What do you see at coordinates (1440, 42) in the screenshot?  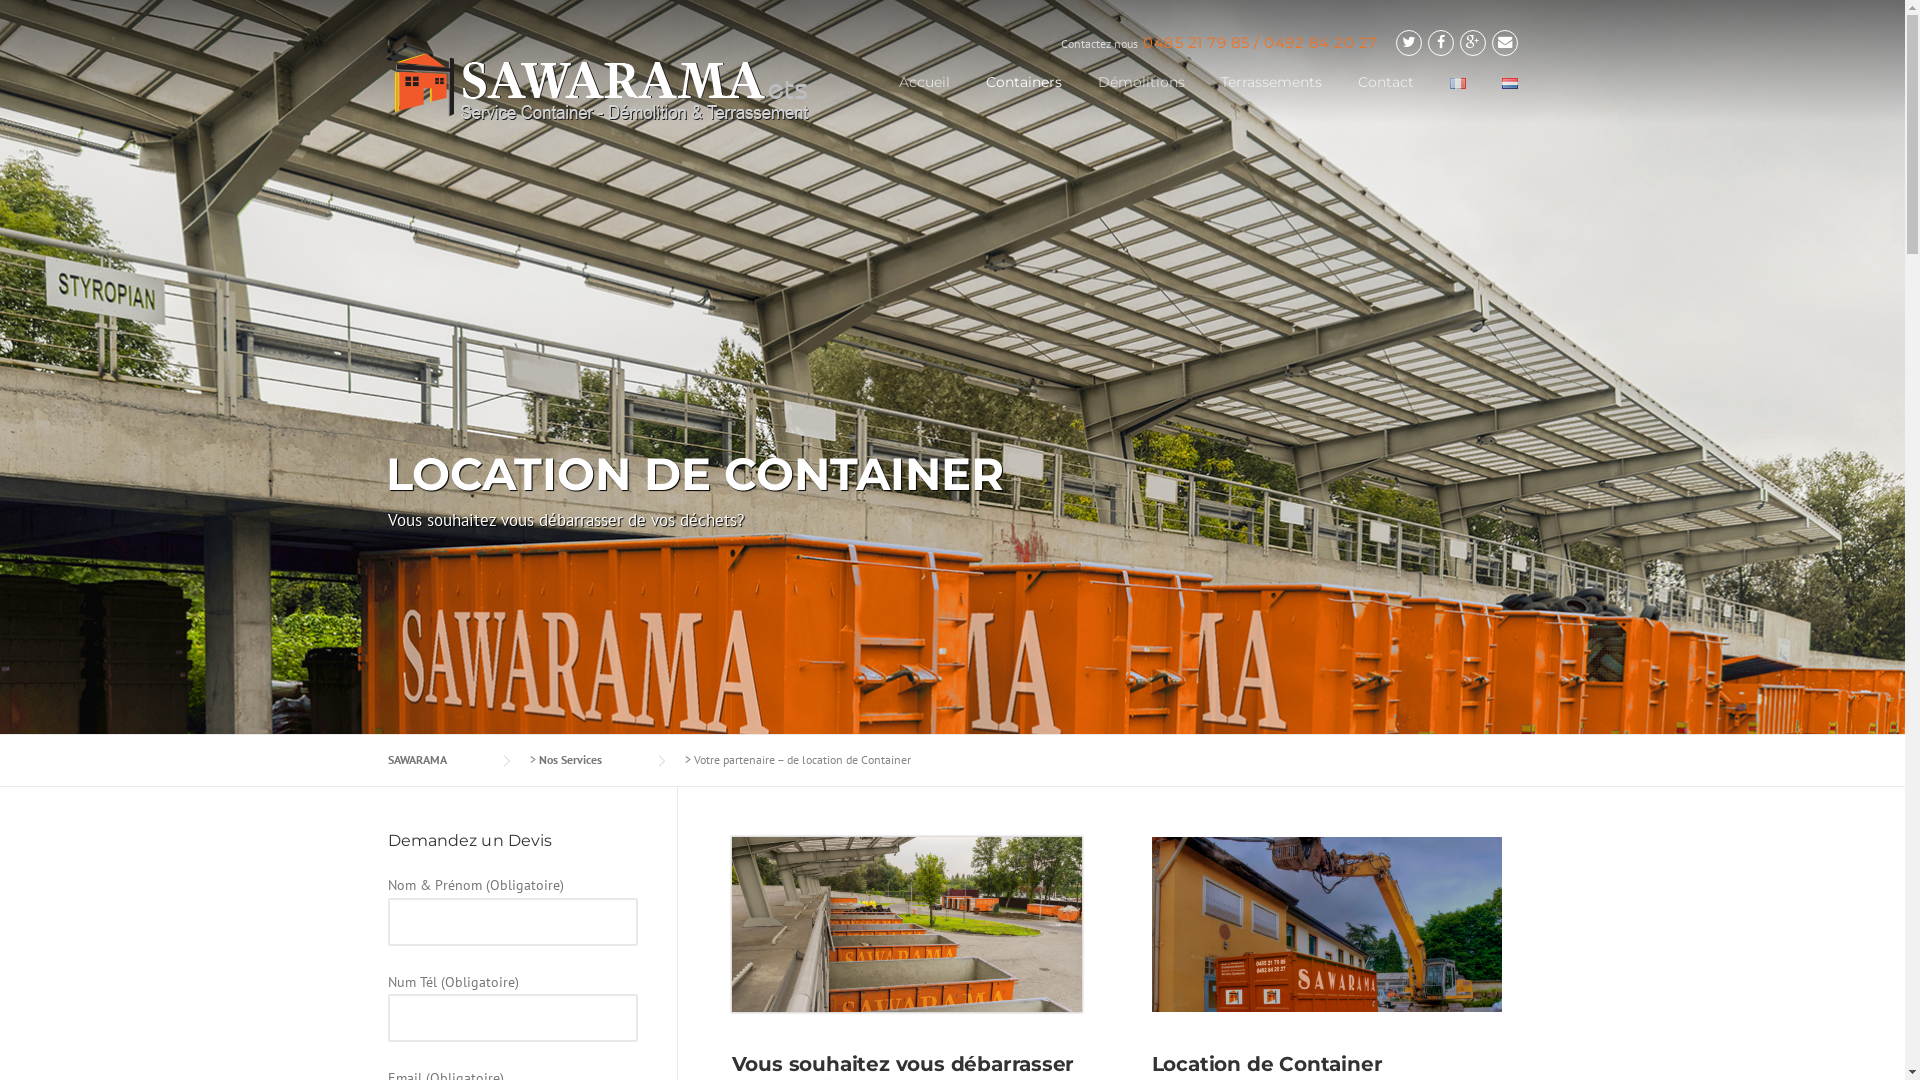 I see `'Facebook'` at bounding box center [1440, 42].